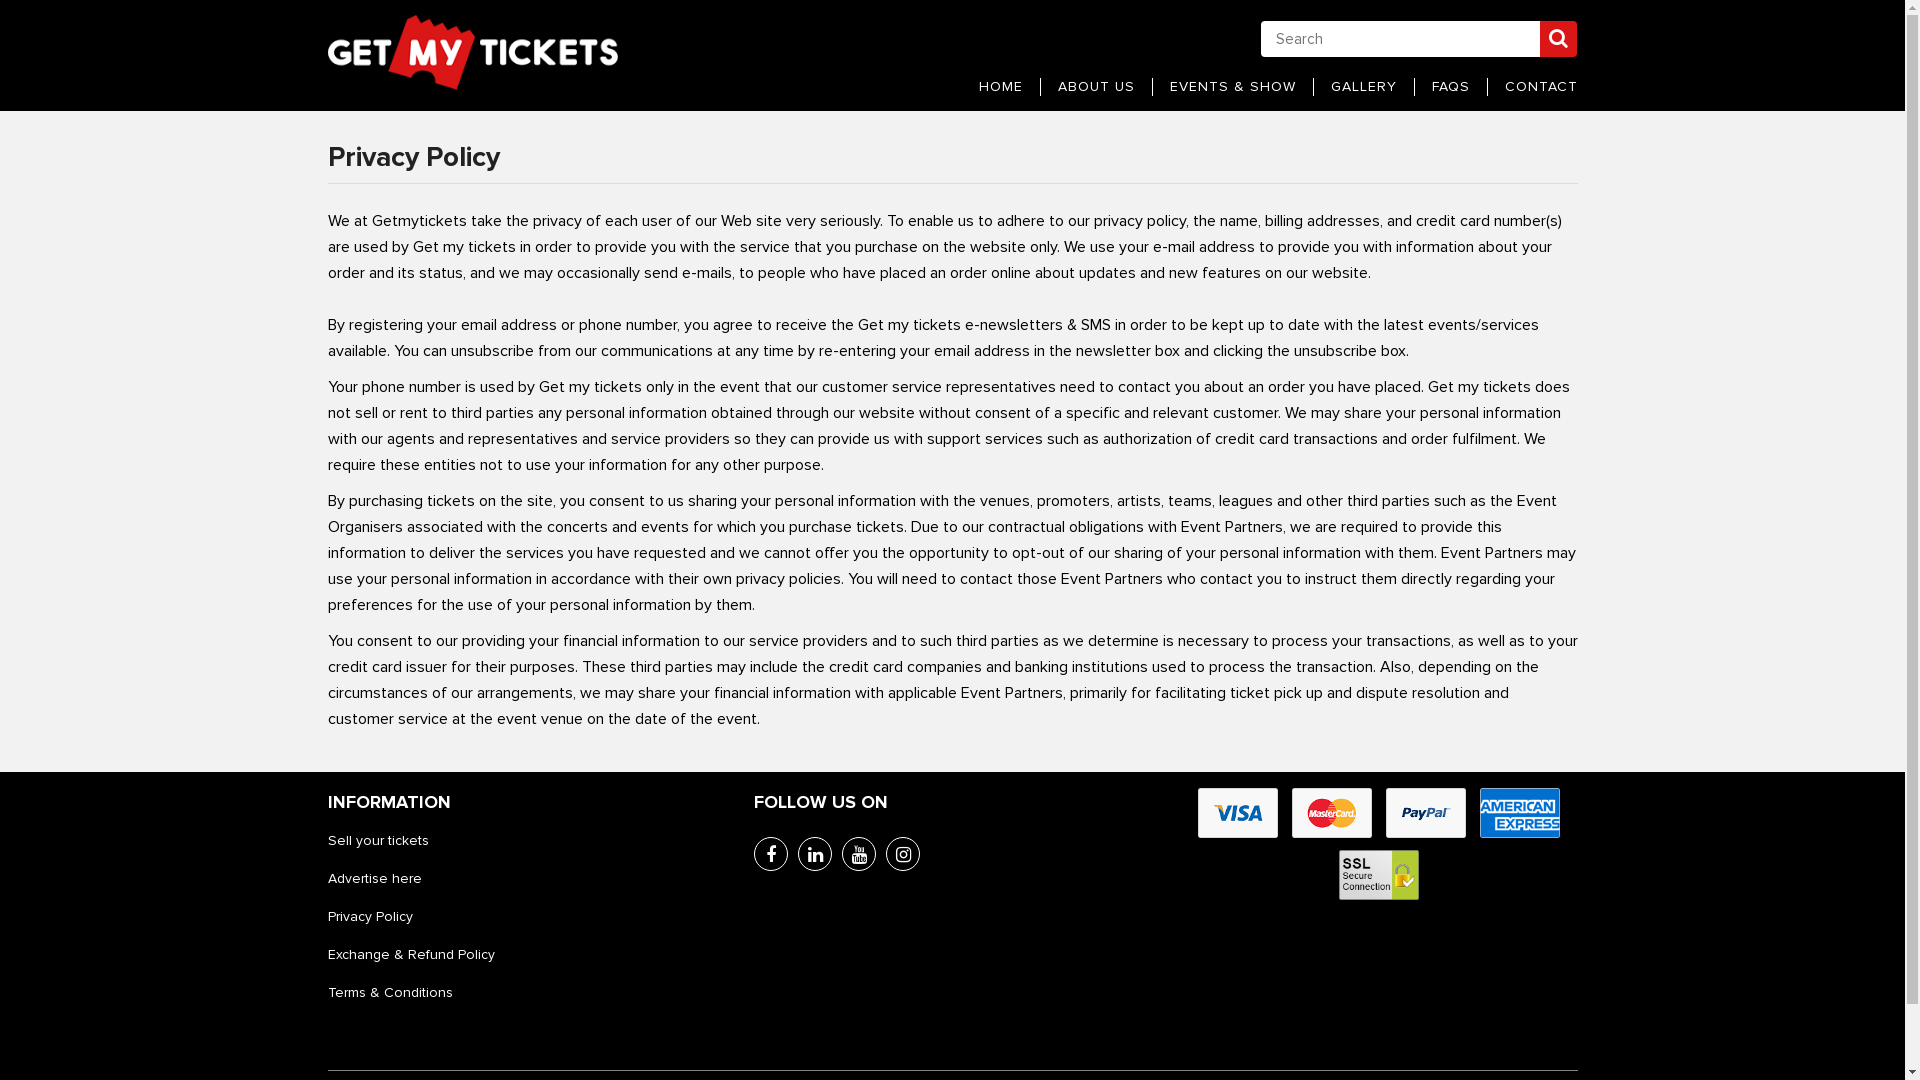 This screenshot has height=1080, width=1920. What do you see at coordinates (390, 992) in the screenshot?
I see `'Terms & Conditions'` at bounding box center [390, 992].